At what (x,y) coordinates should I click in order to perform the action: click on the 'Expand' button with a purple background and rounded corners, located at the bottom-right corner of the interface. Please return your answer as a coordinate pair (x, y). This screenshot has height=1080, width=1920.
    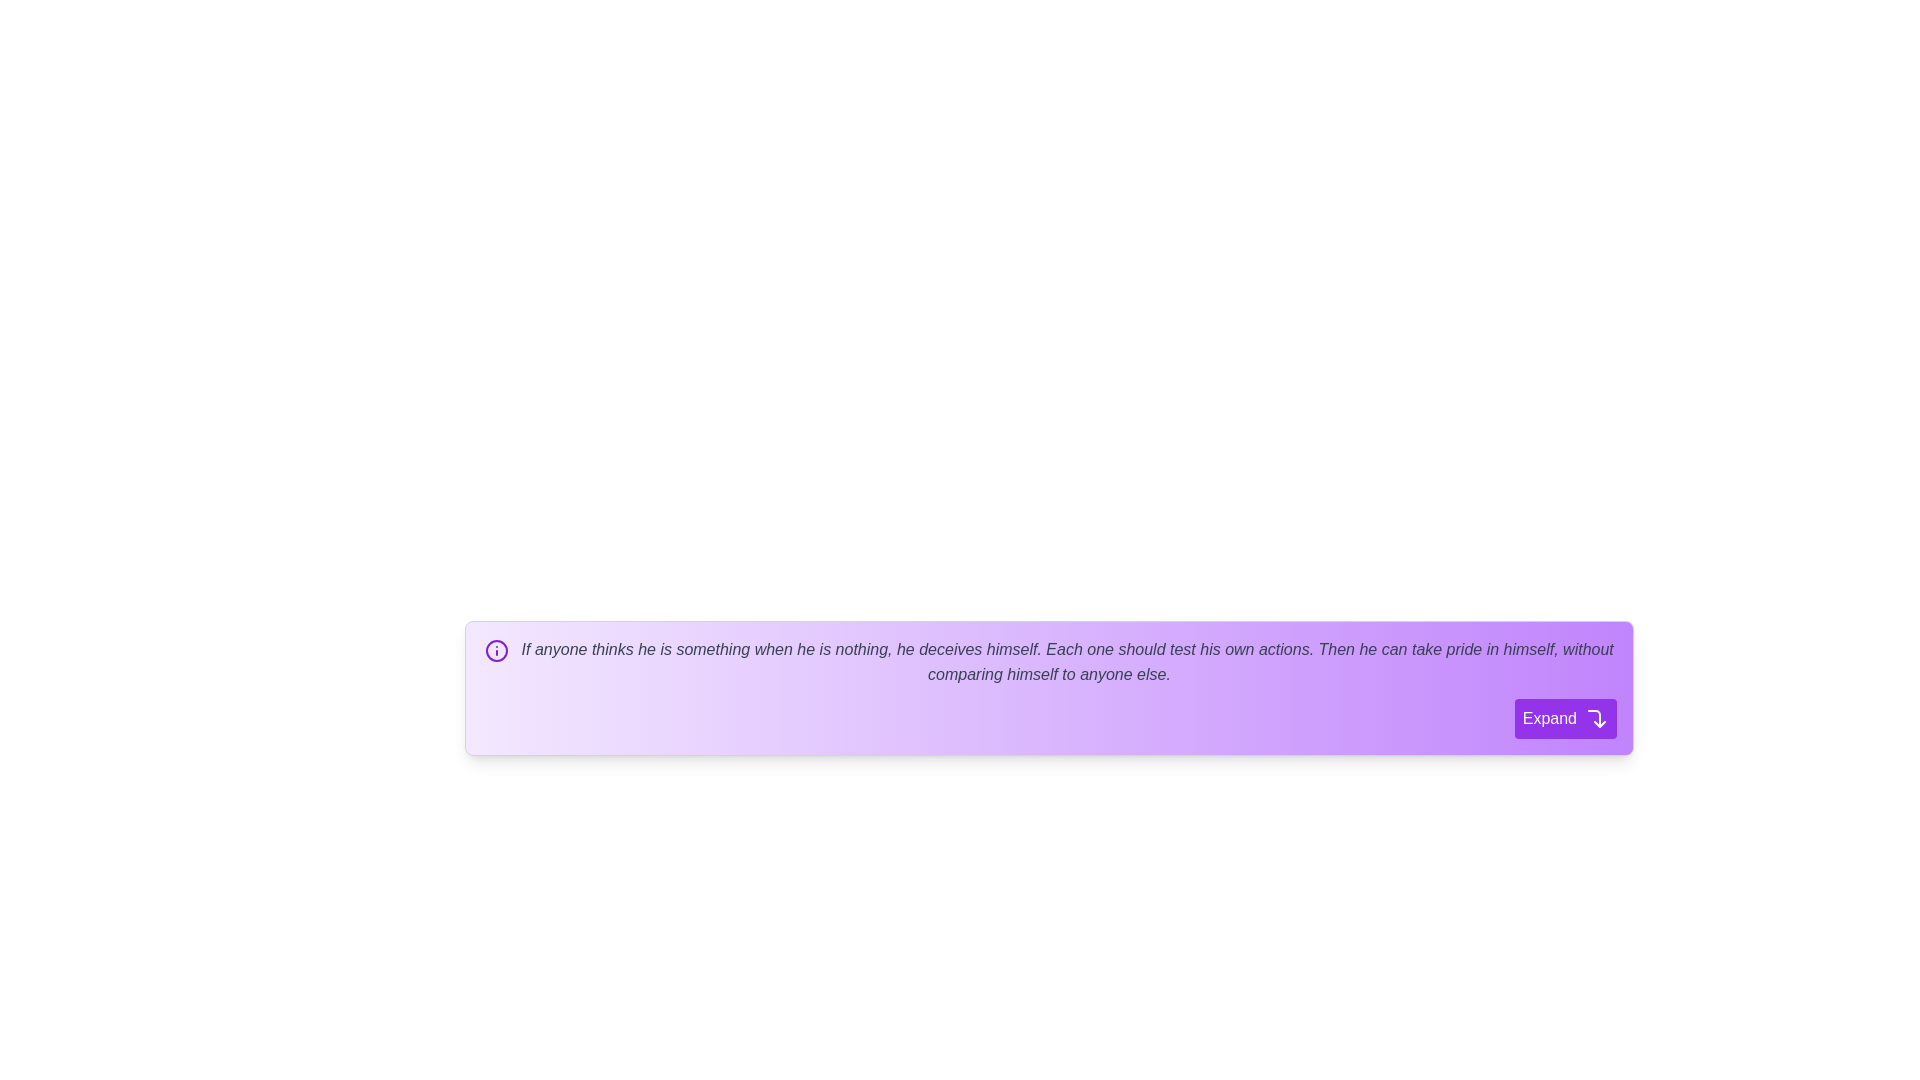
    Looking at the image, I should click on (1564, 717).